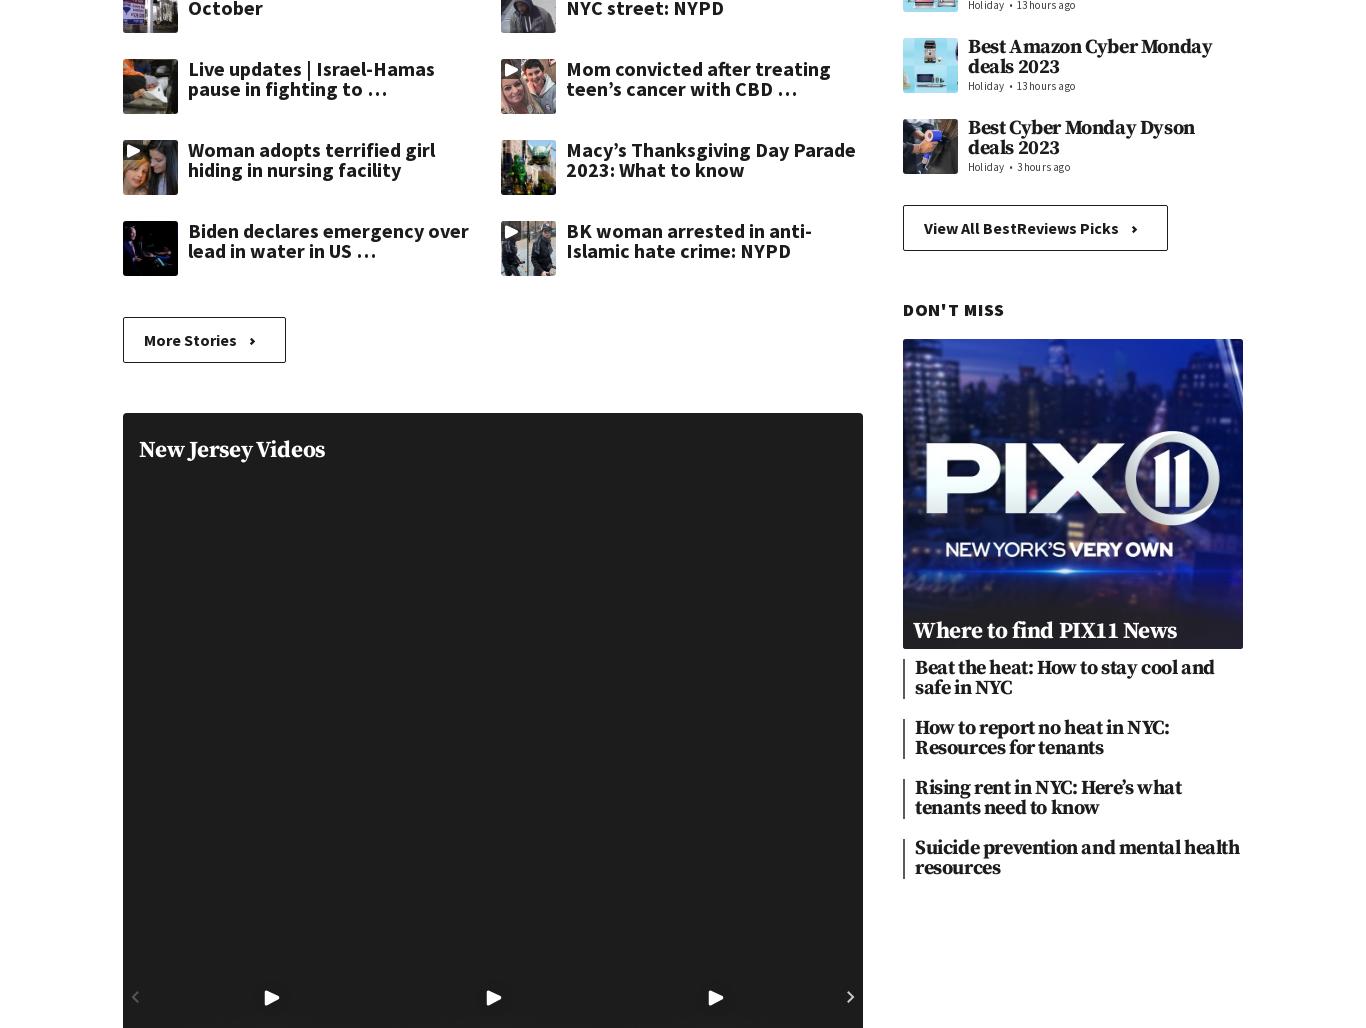  Describe the element at coordinates (1080, 137) in the screenshot. I see `'Best Cyber Monday Dyson deals 2023'` at that location.